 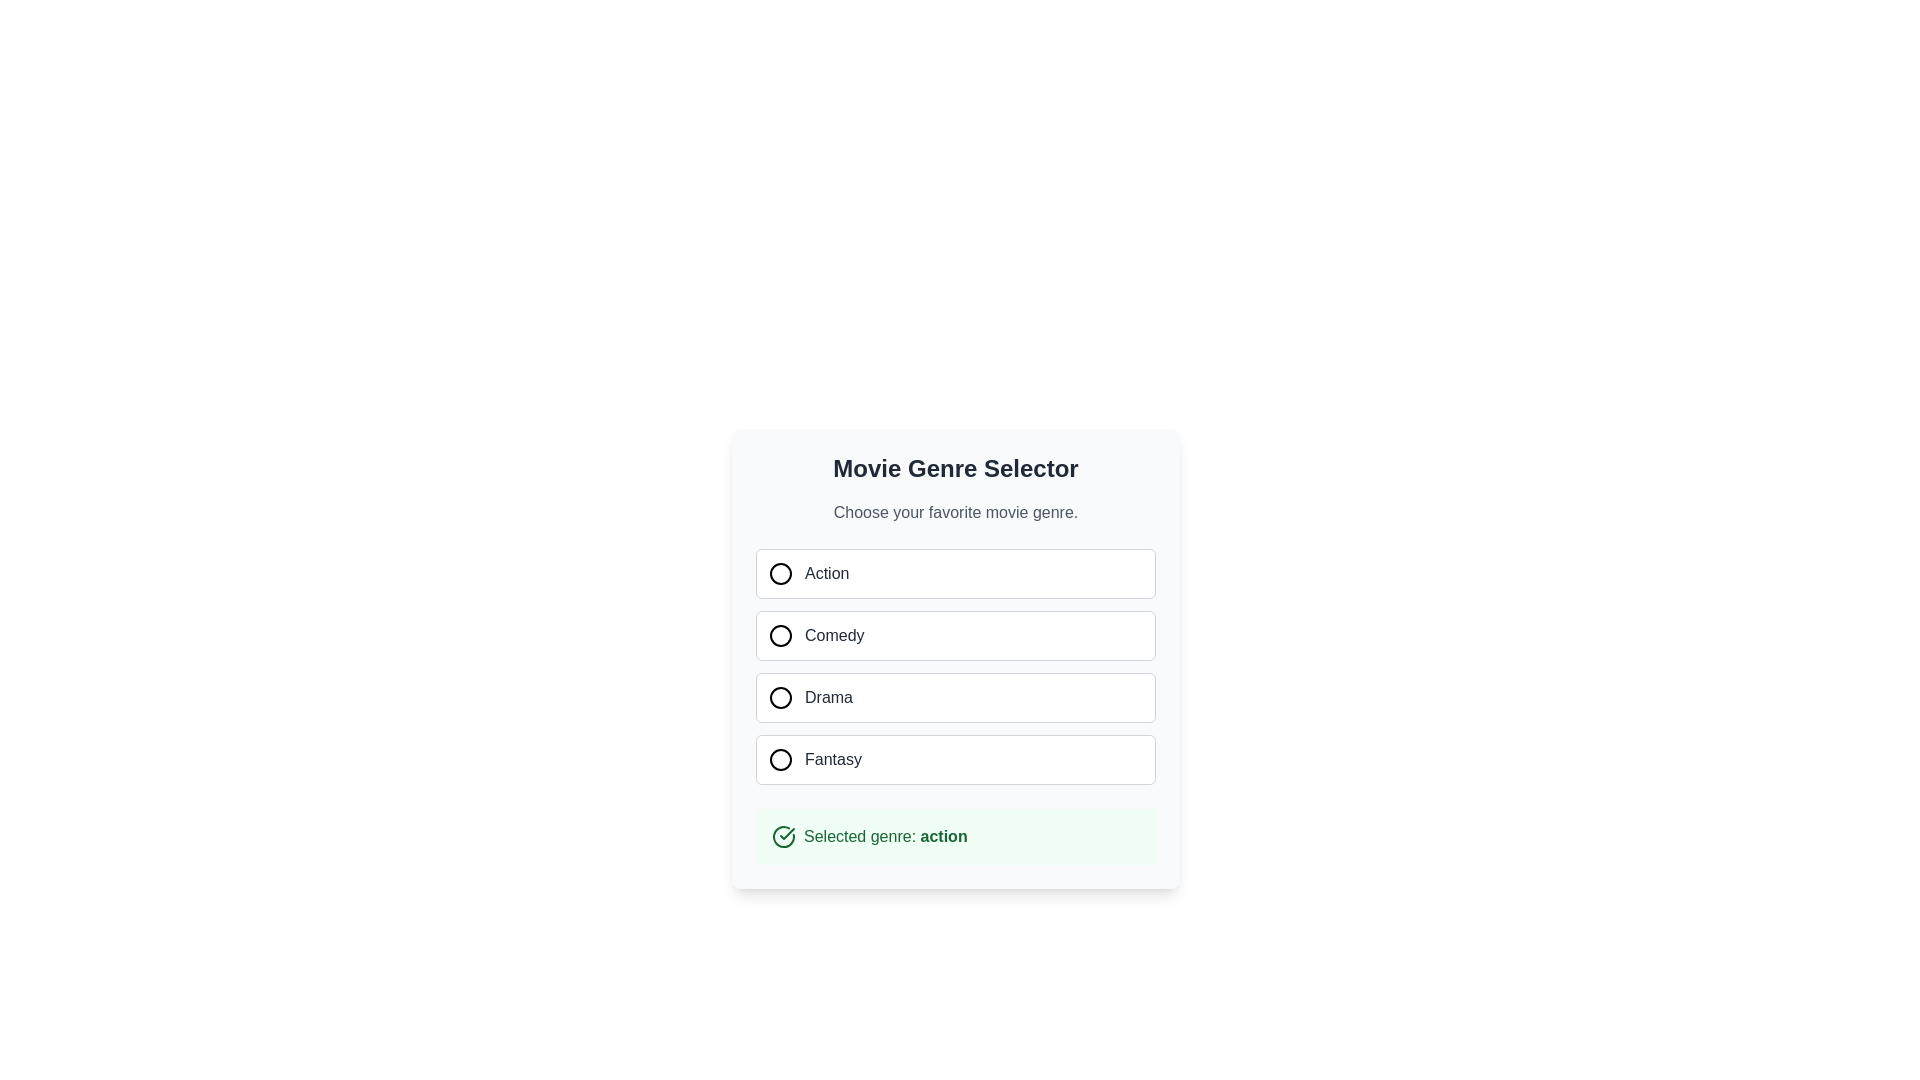 What do you see at coordinates (780, 574) in the screenshot?
I see `the selection indicator circle within the radio button for the 'Action' option in the 'Movie Genre Selector' UI` at bounding box center [780, 574].